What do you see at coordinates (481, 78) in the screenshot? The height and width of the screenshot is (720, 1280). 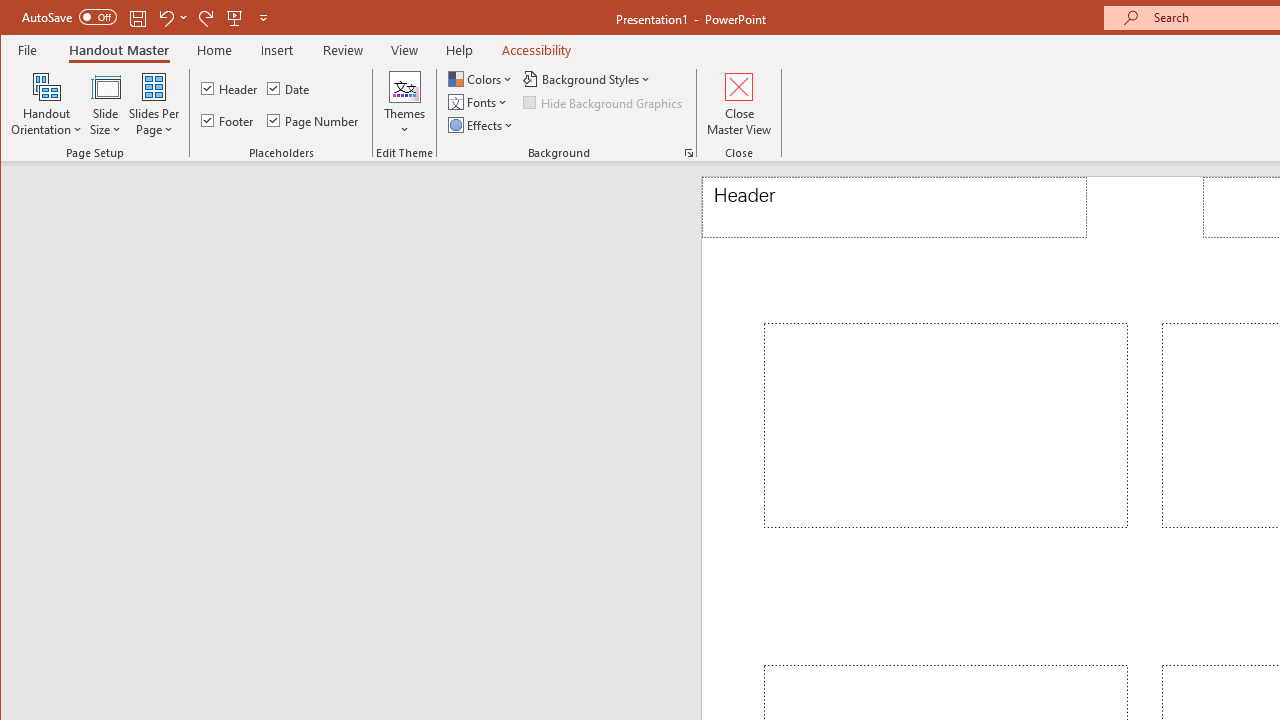 I see `'Colors'` at bounding box center [481, 78].